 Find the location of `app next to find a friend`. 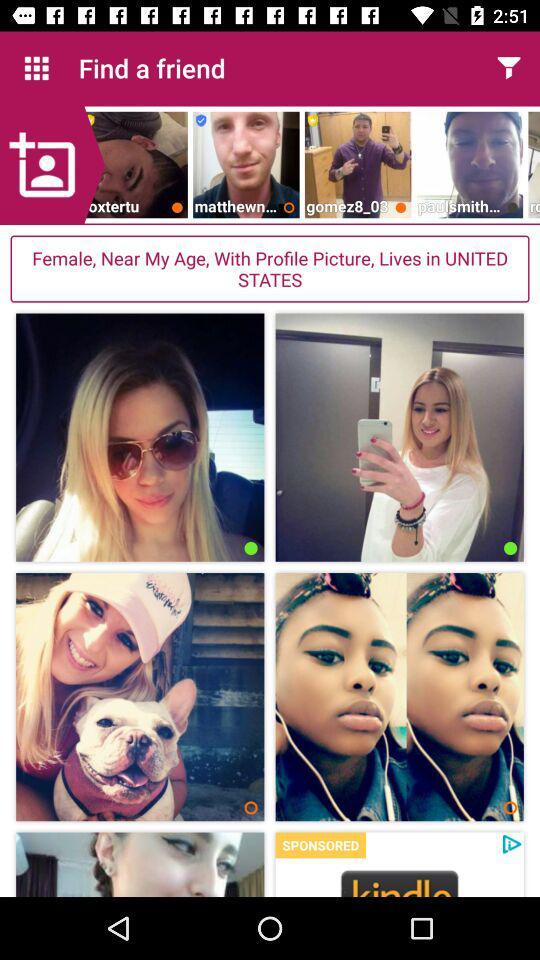

app next to find a friend is located at coordinates (508, 68).